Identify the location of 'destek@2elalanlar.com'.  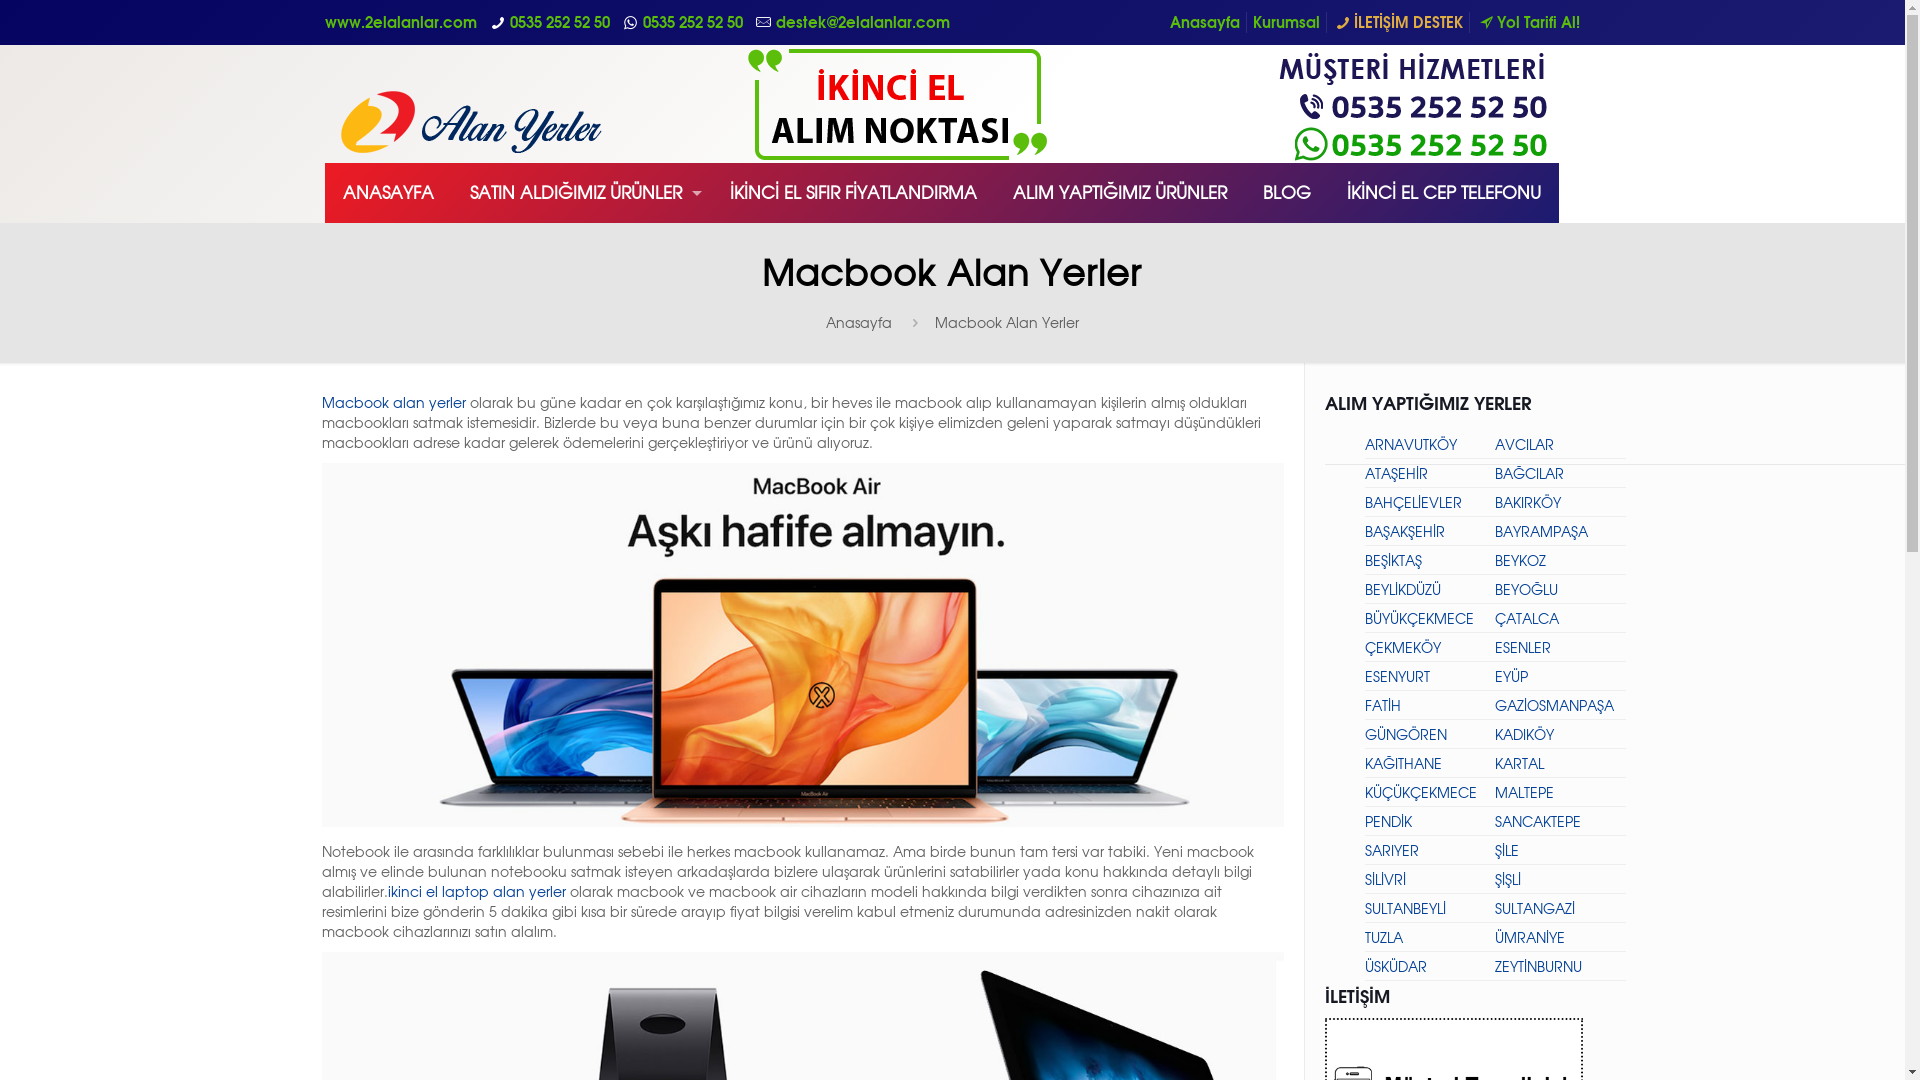
(863, 22).